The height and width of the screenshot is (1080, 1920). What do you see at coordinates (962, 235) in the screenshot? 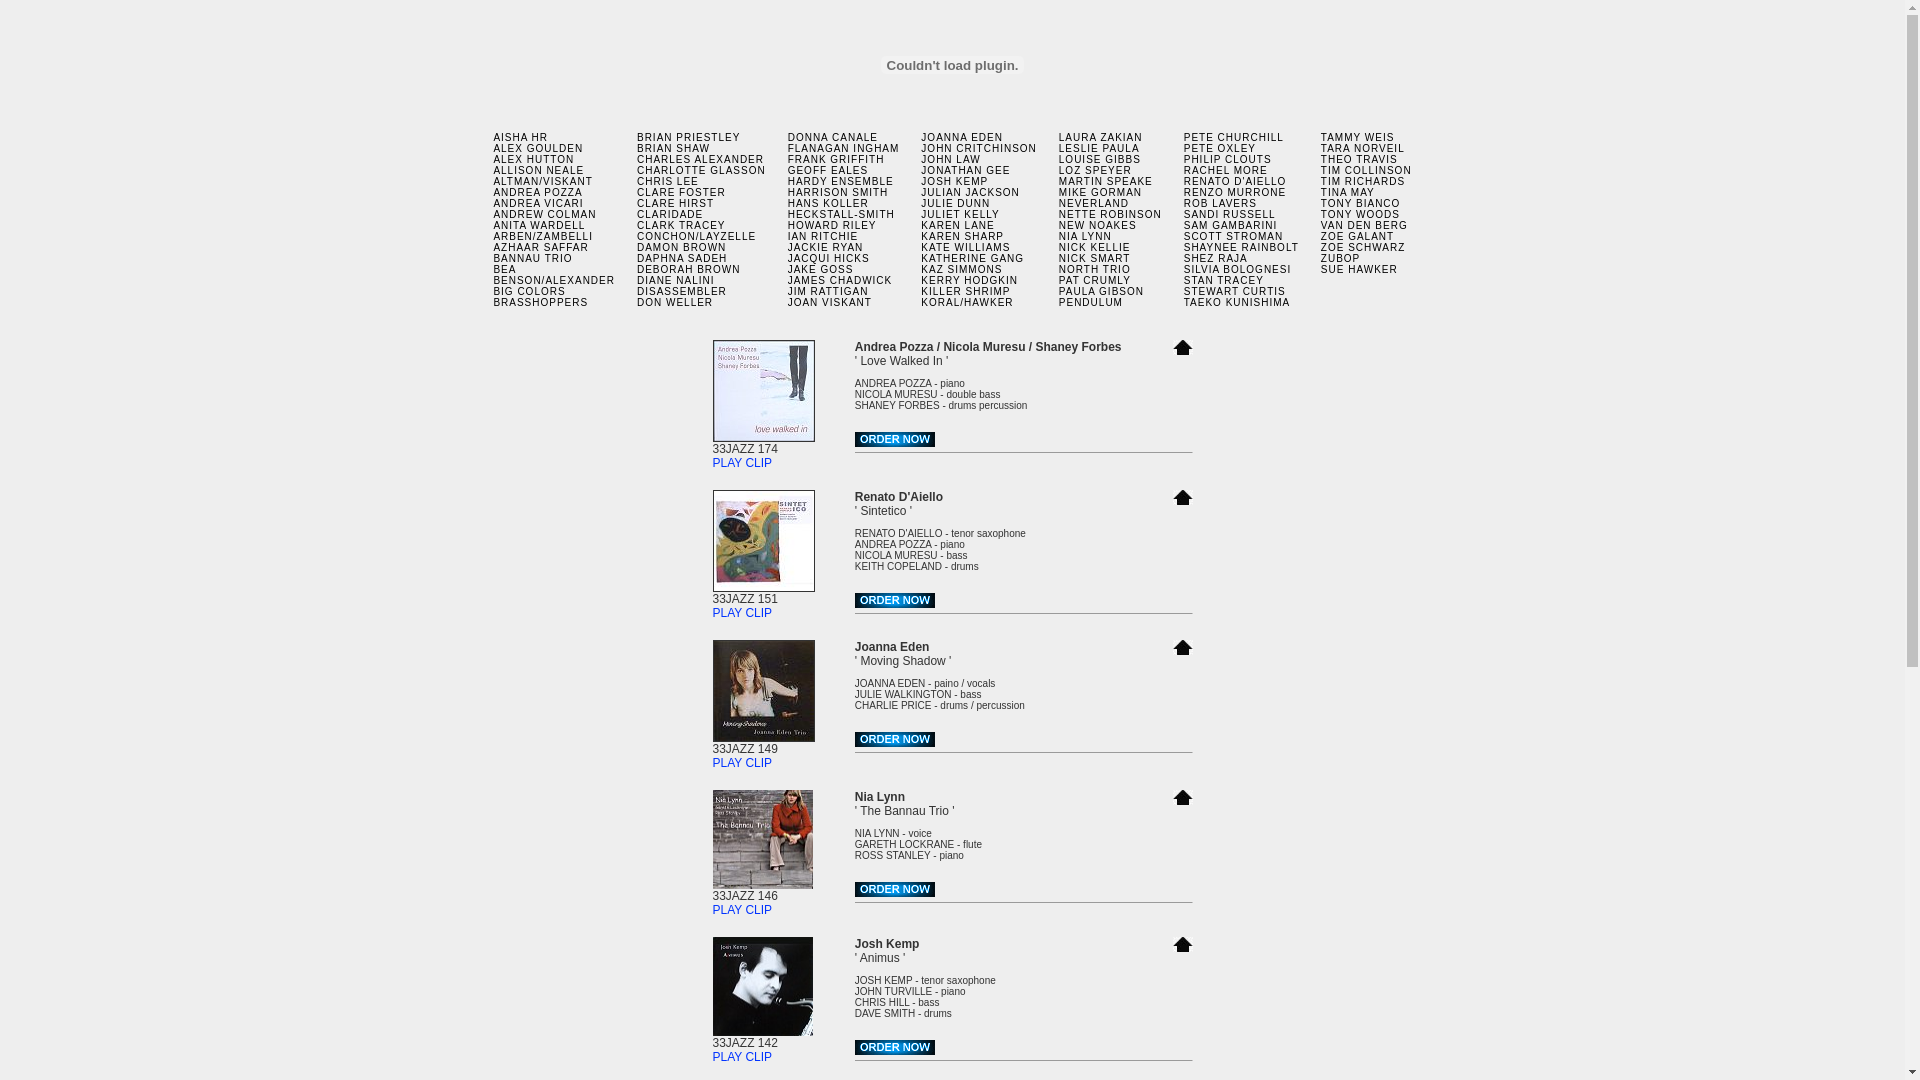
I see `'KAREN SHARP'` at bounding box center [962, 235].